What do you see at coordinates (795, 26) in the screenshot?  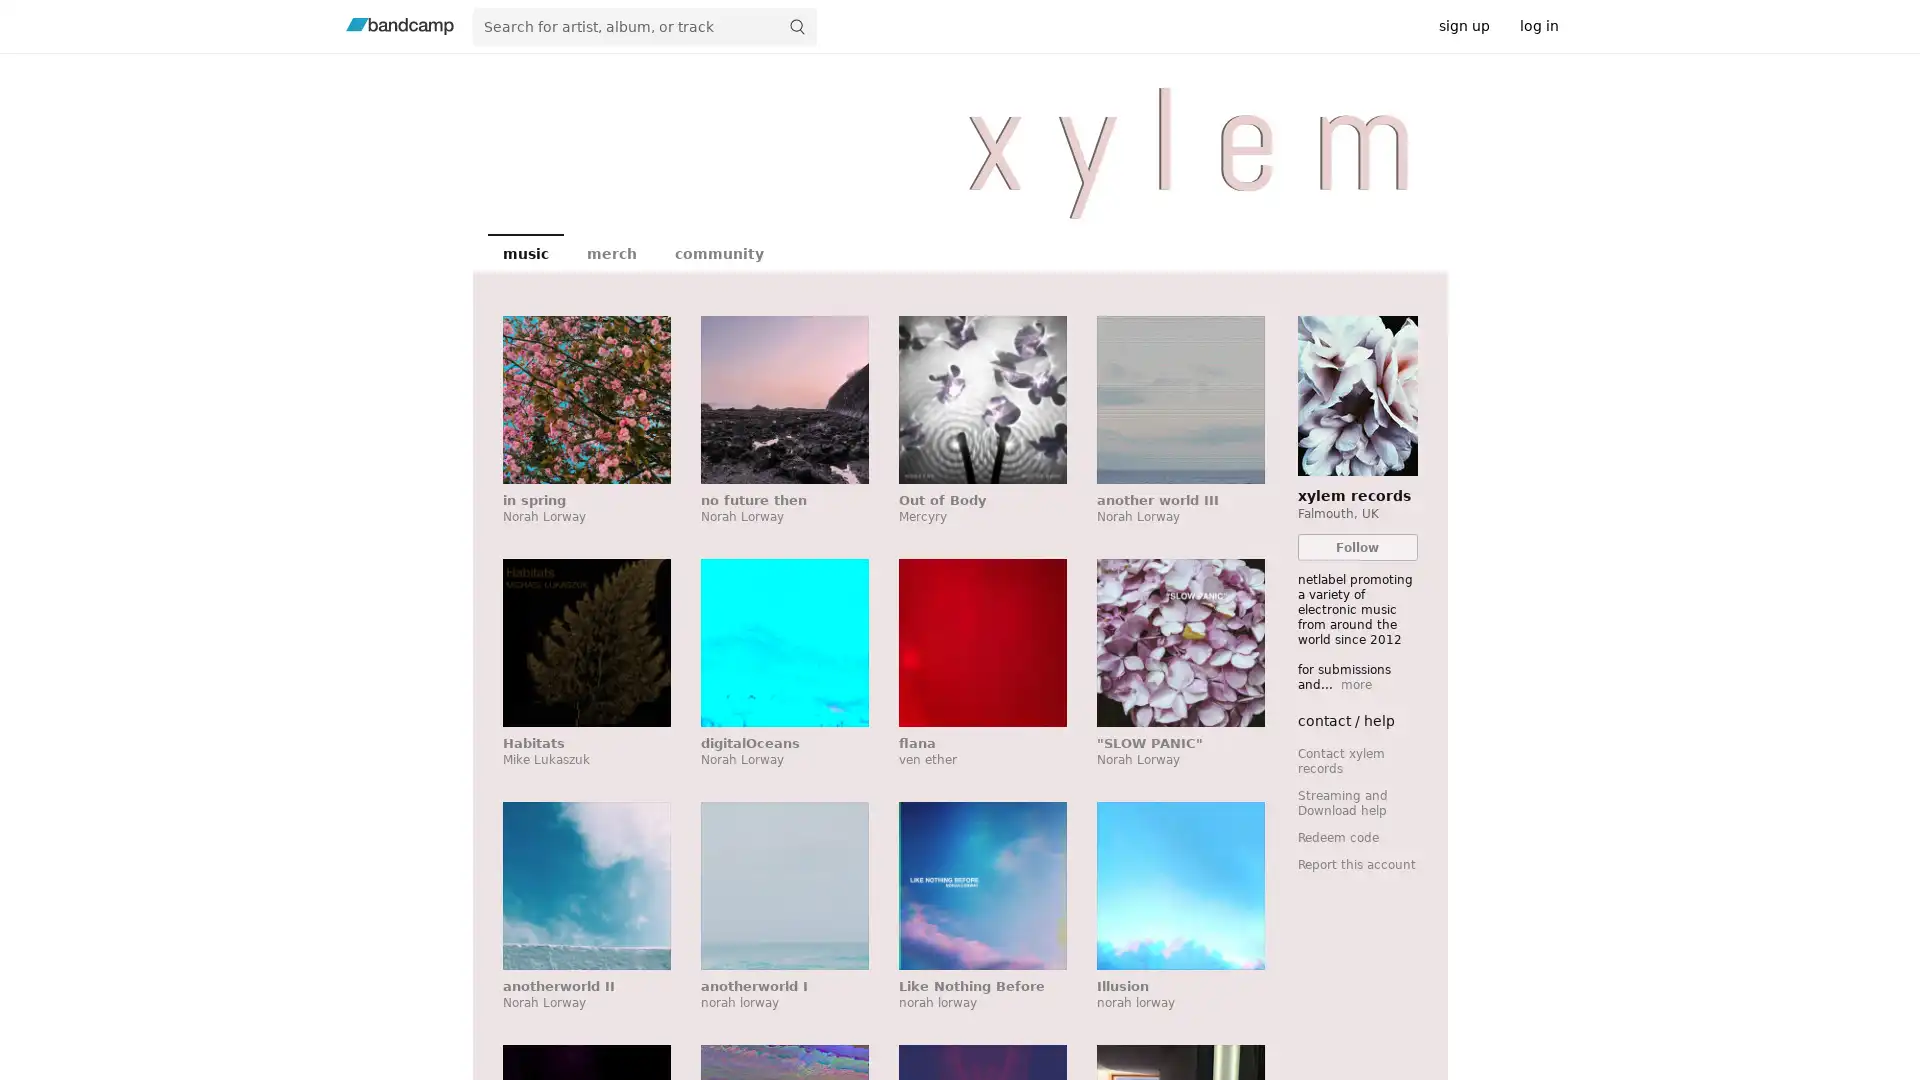 I see `submit for full search page` at bounding box center [795, 26].